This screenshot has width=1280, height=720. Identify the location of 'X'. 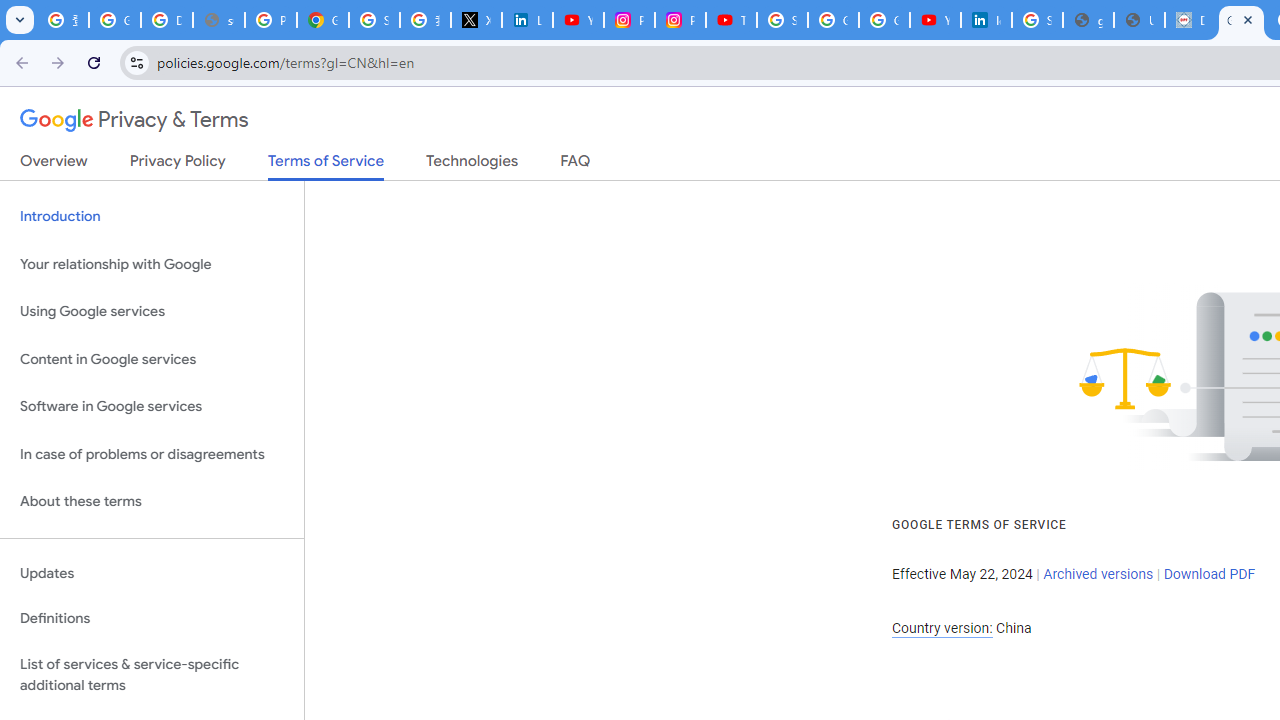
(475, 20).